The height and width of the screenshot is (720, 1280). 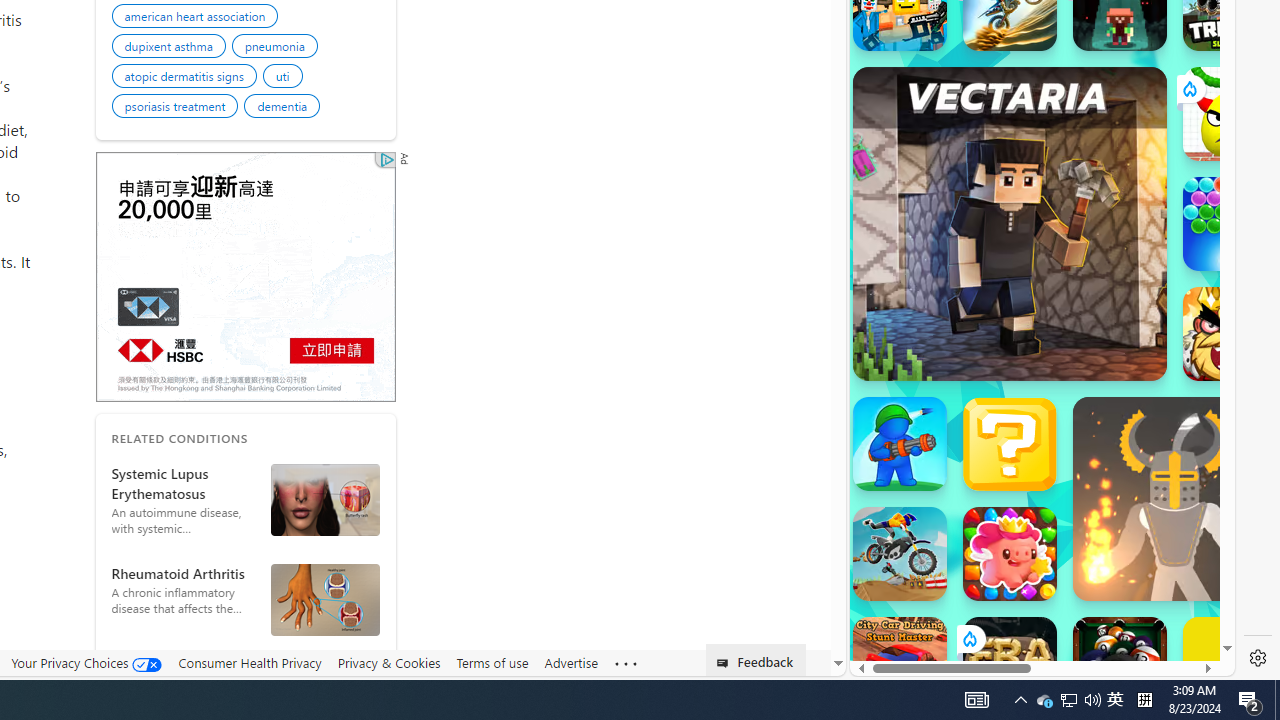 What do you see at coordinates (624, 663) in the screenshot?
I see `'Class: oneFooter_seeMore-DS-EntryPoint1-1'` at bounding box center [624, 663].